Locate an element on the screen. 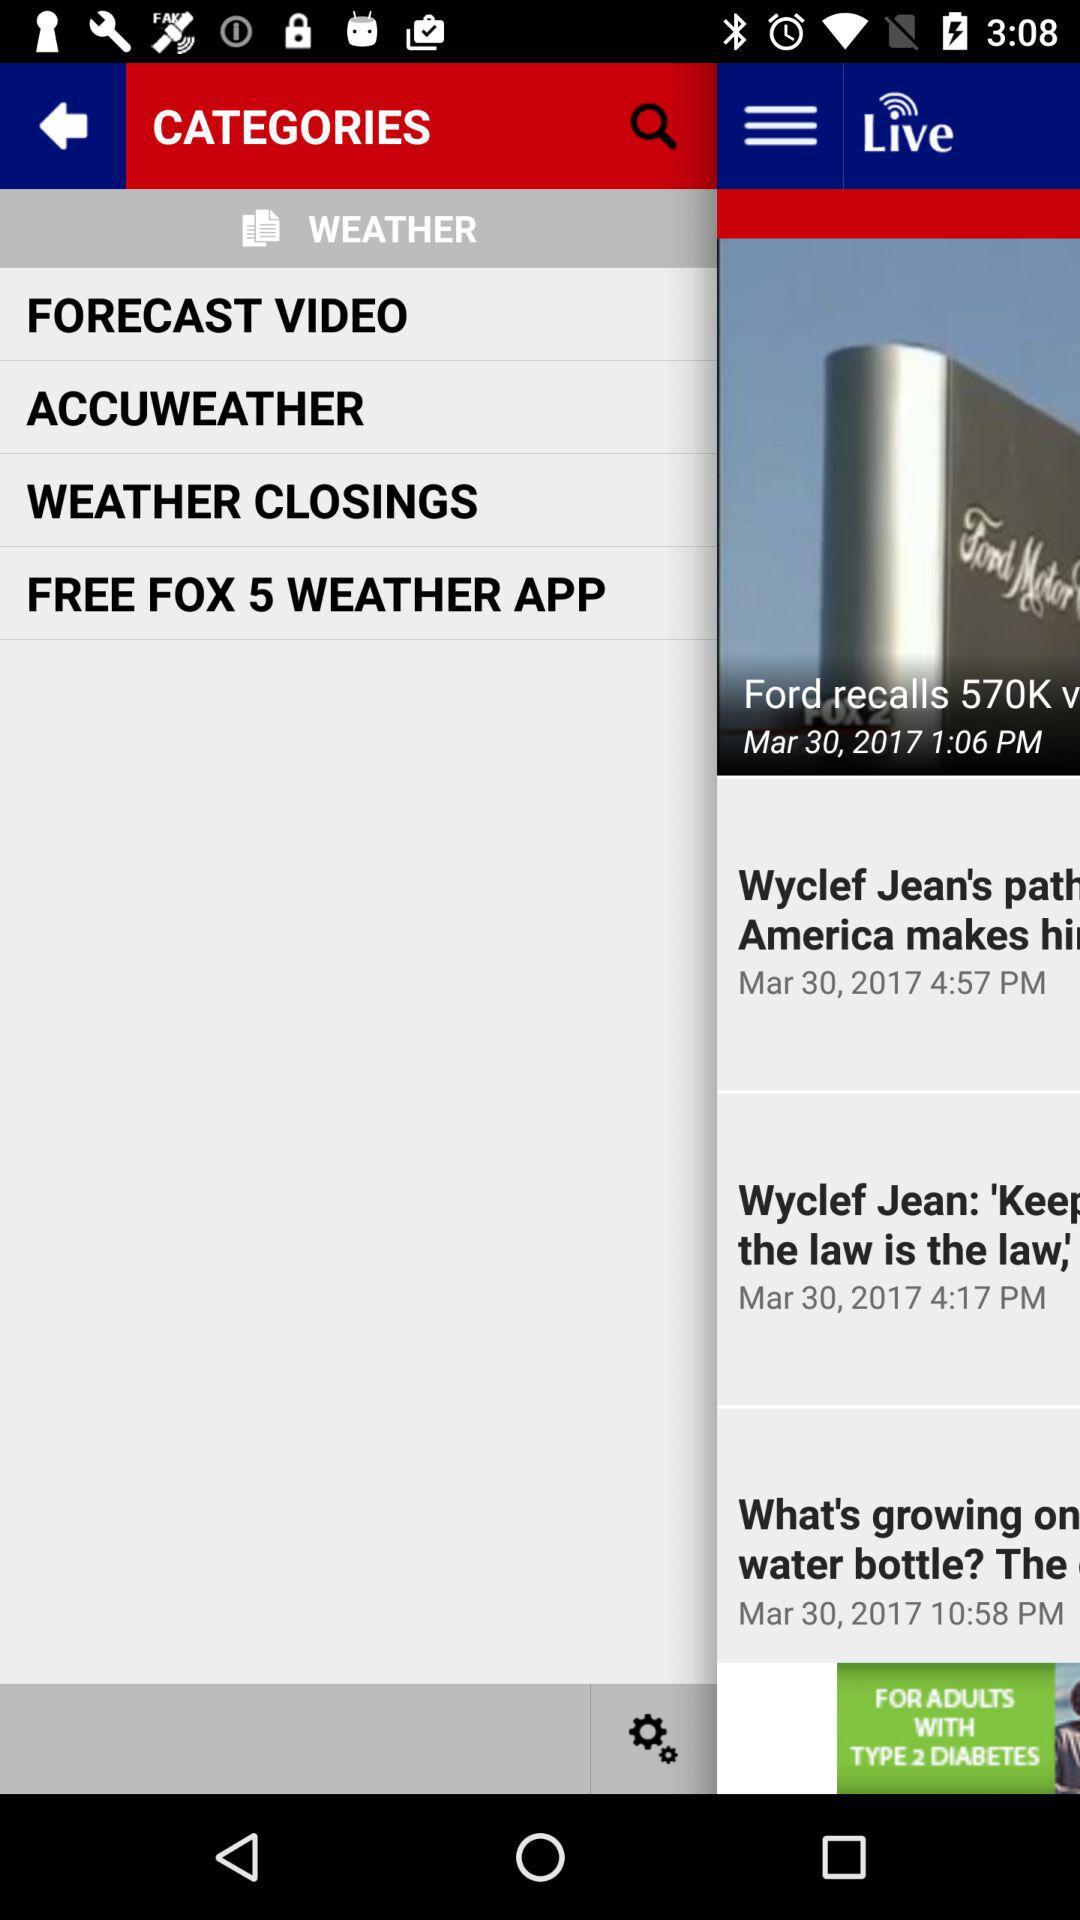 Image resolution: width=1080 pixels, height=1920 pixels. icon on the left side of weather is located at coordinates (260, 228).